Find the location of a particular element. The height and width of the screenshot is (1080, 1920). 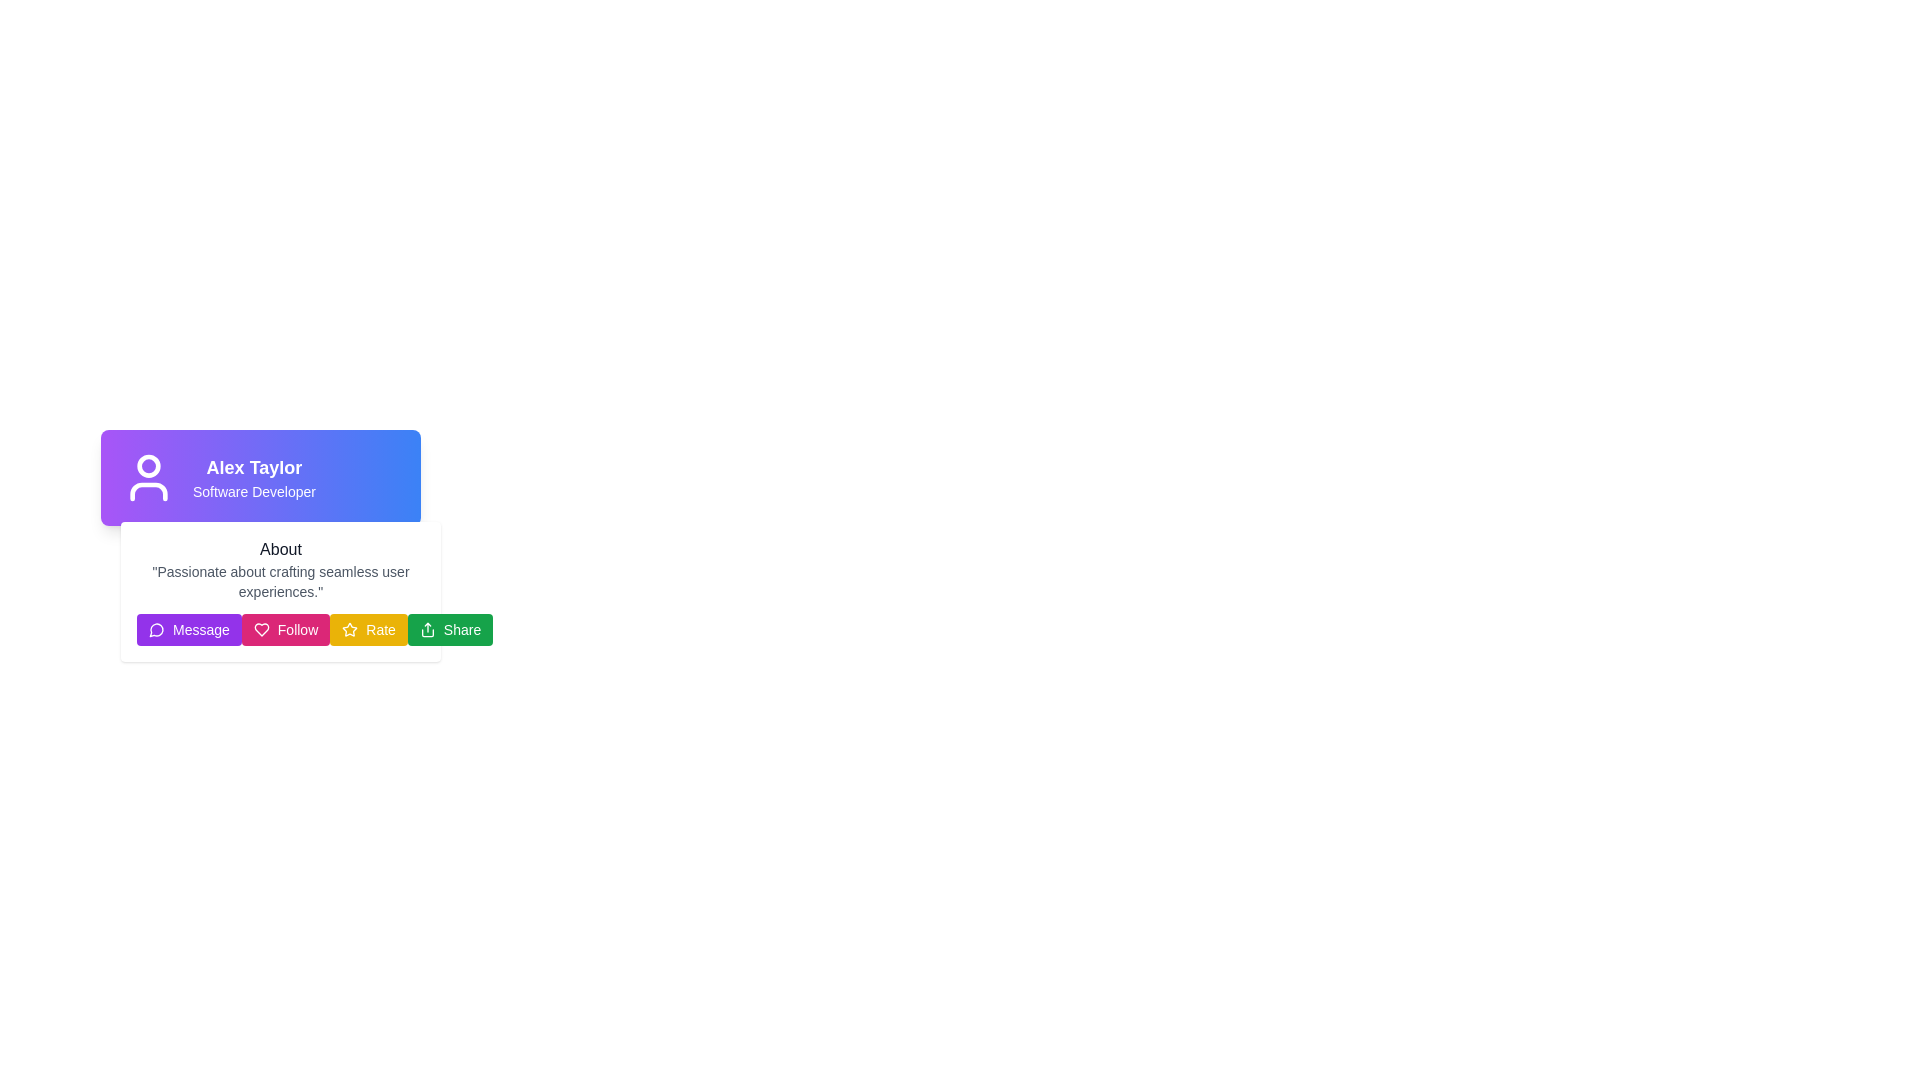

the bright yellow star icon with a hollow center, which is part of the rating feature is located at coordinates (350, 628).